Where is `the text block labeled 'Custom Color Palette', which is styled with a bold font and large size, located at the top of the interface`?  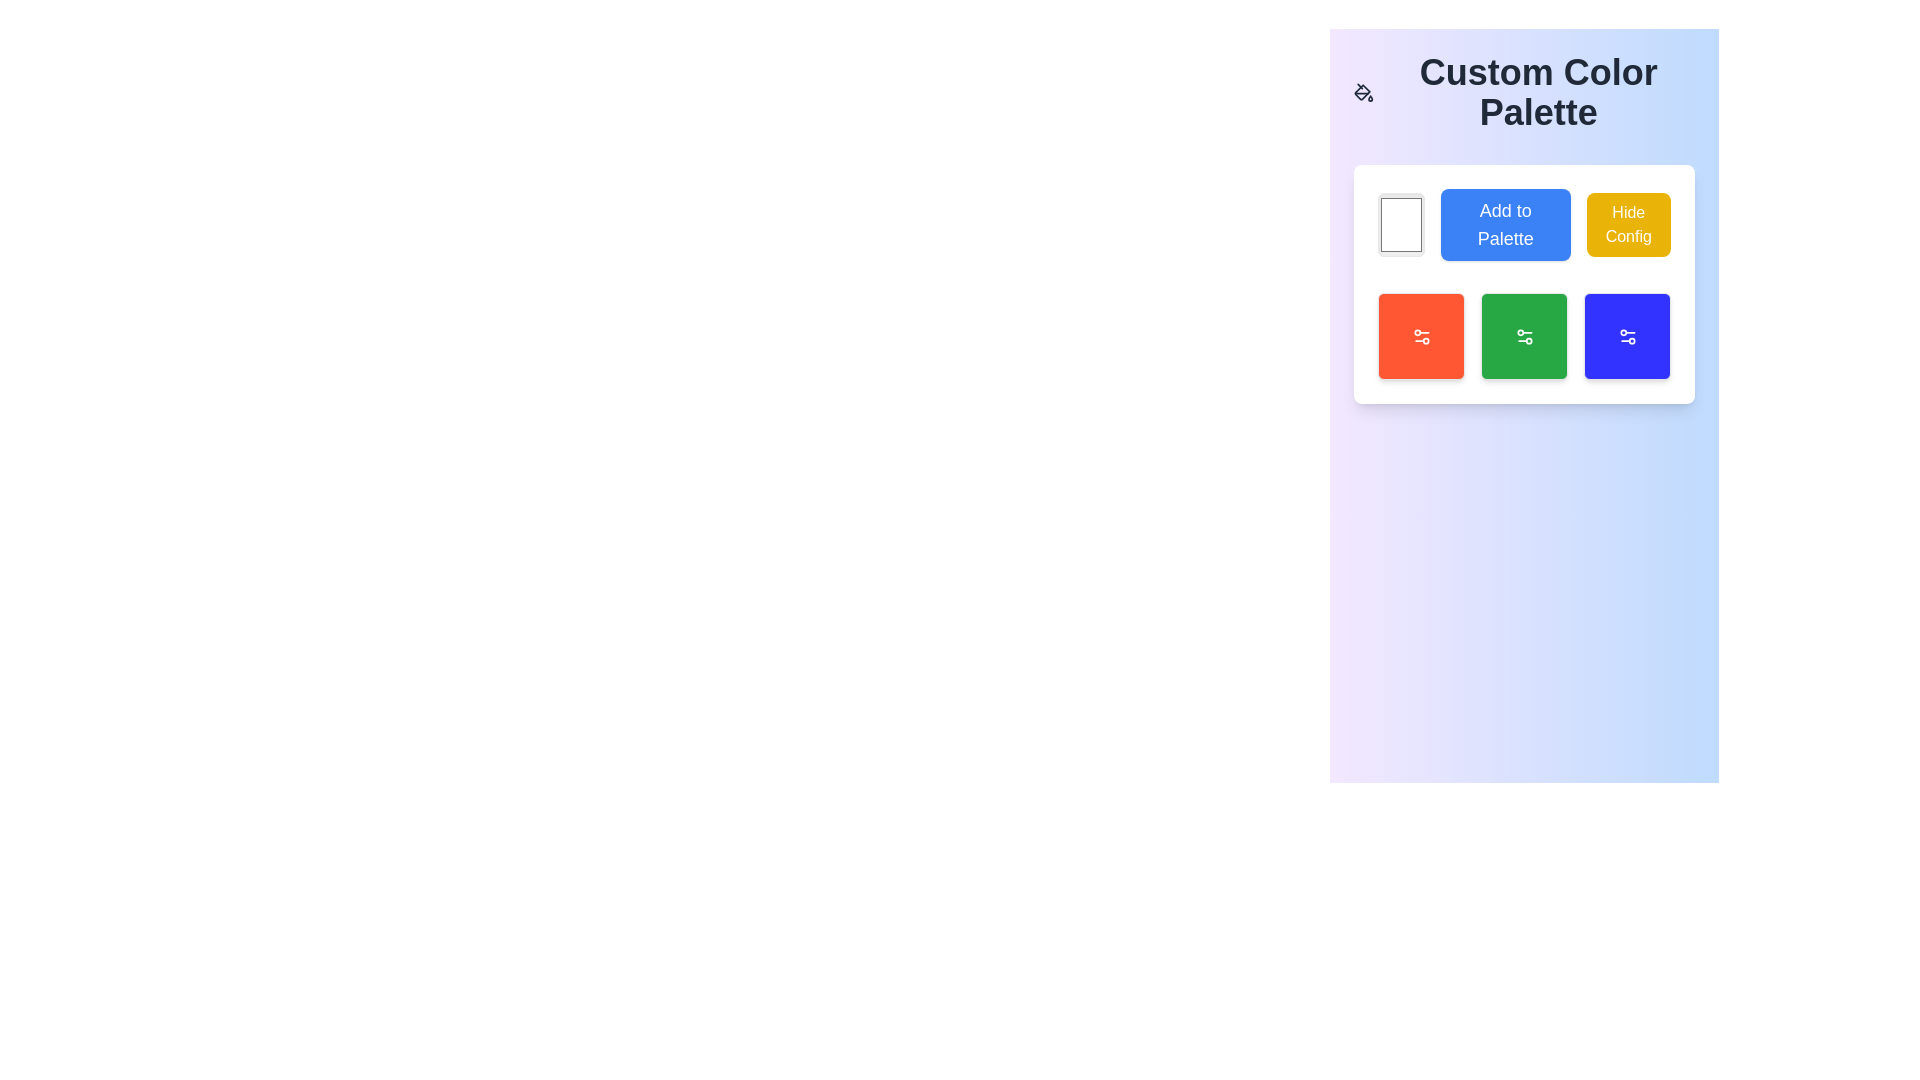
the text block labeled 'Custom Color Palette', which is styled with a bold font and large size, located at the top of the interface is located at coordinates (1523, 92).